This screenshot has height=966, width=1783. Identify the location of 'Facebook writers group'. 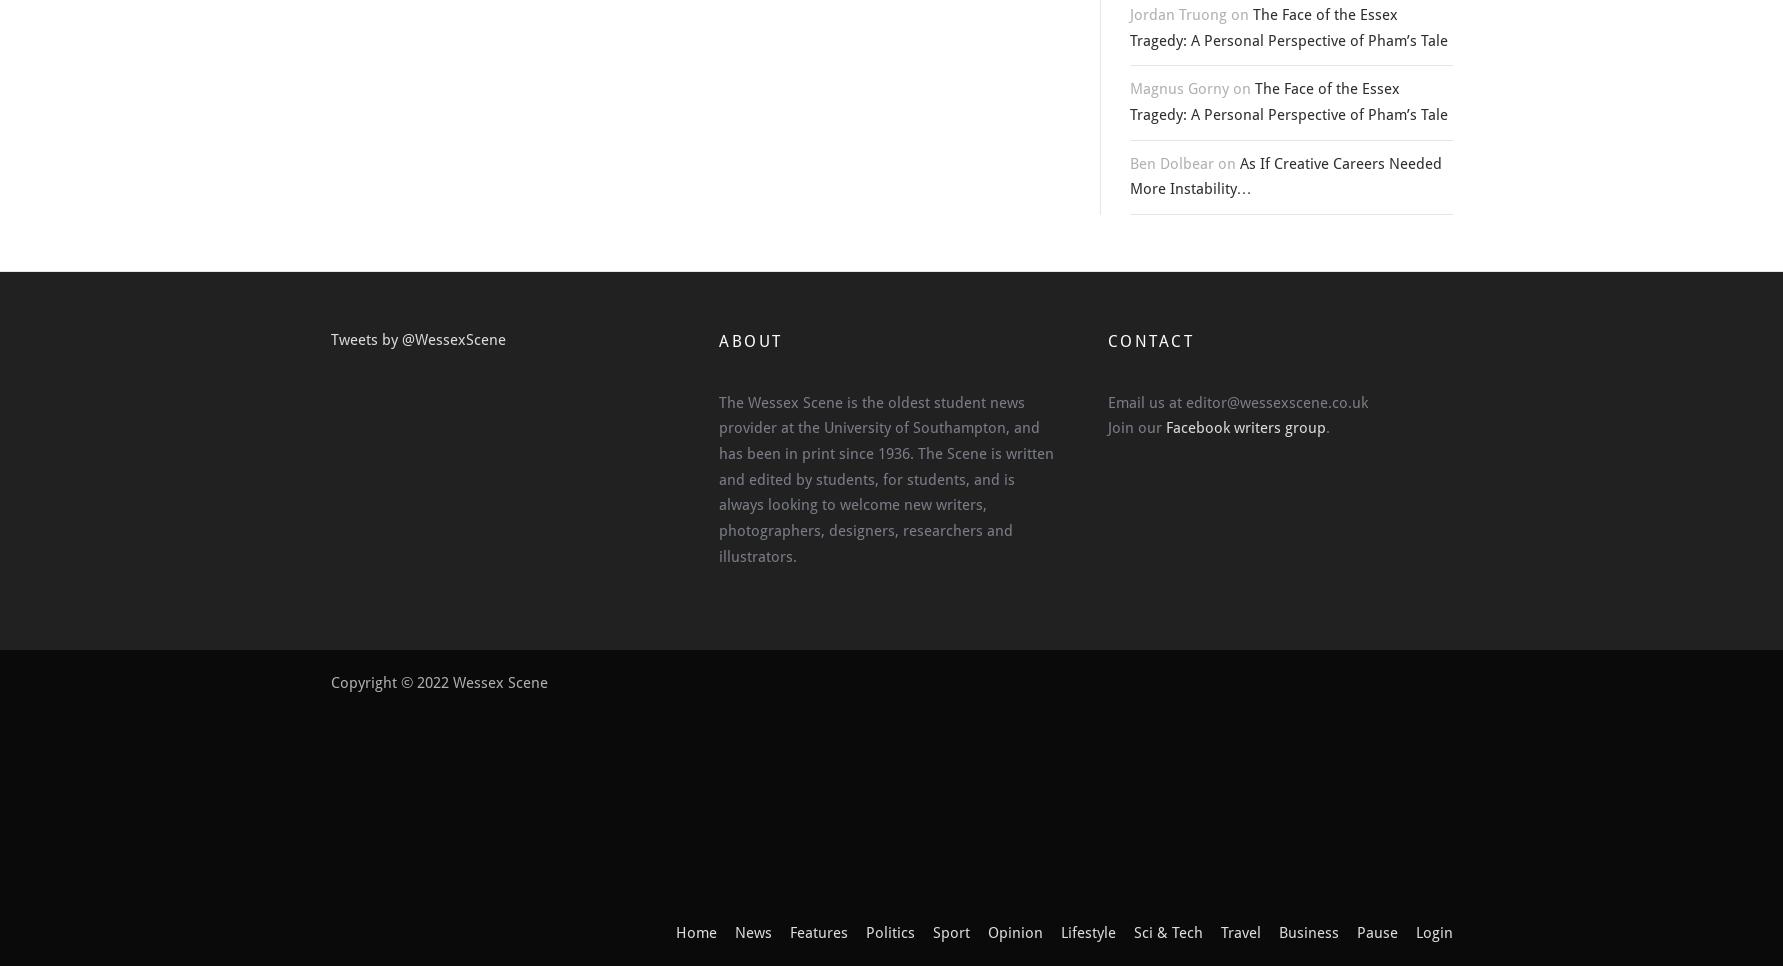
(1245, 427).